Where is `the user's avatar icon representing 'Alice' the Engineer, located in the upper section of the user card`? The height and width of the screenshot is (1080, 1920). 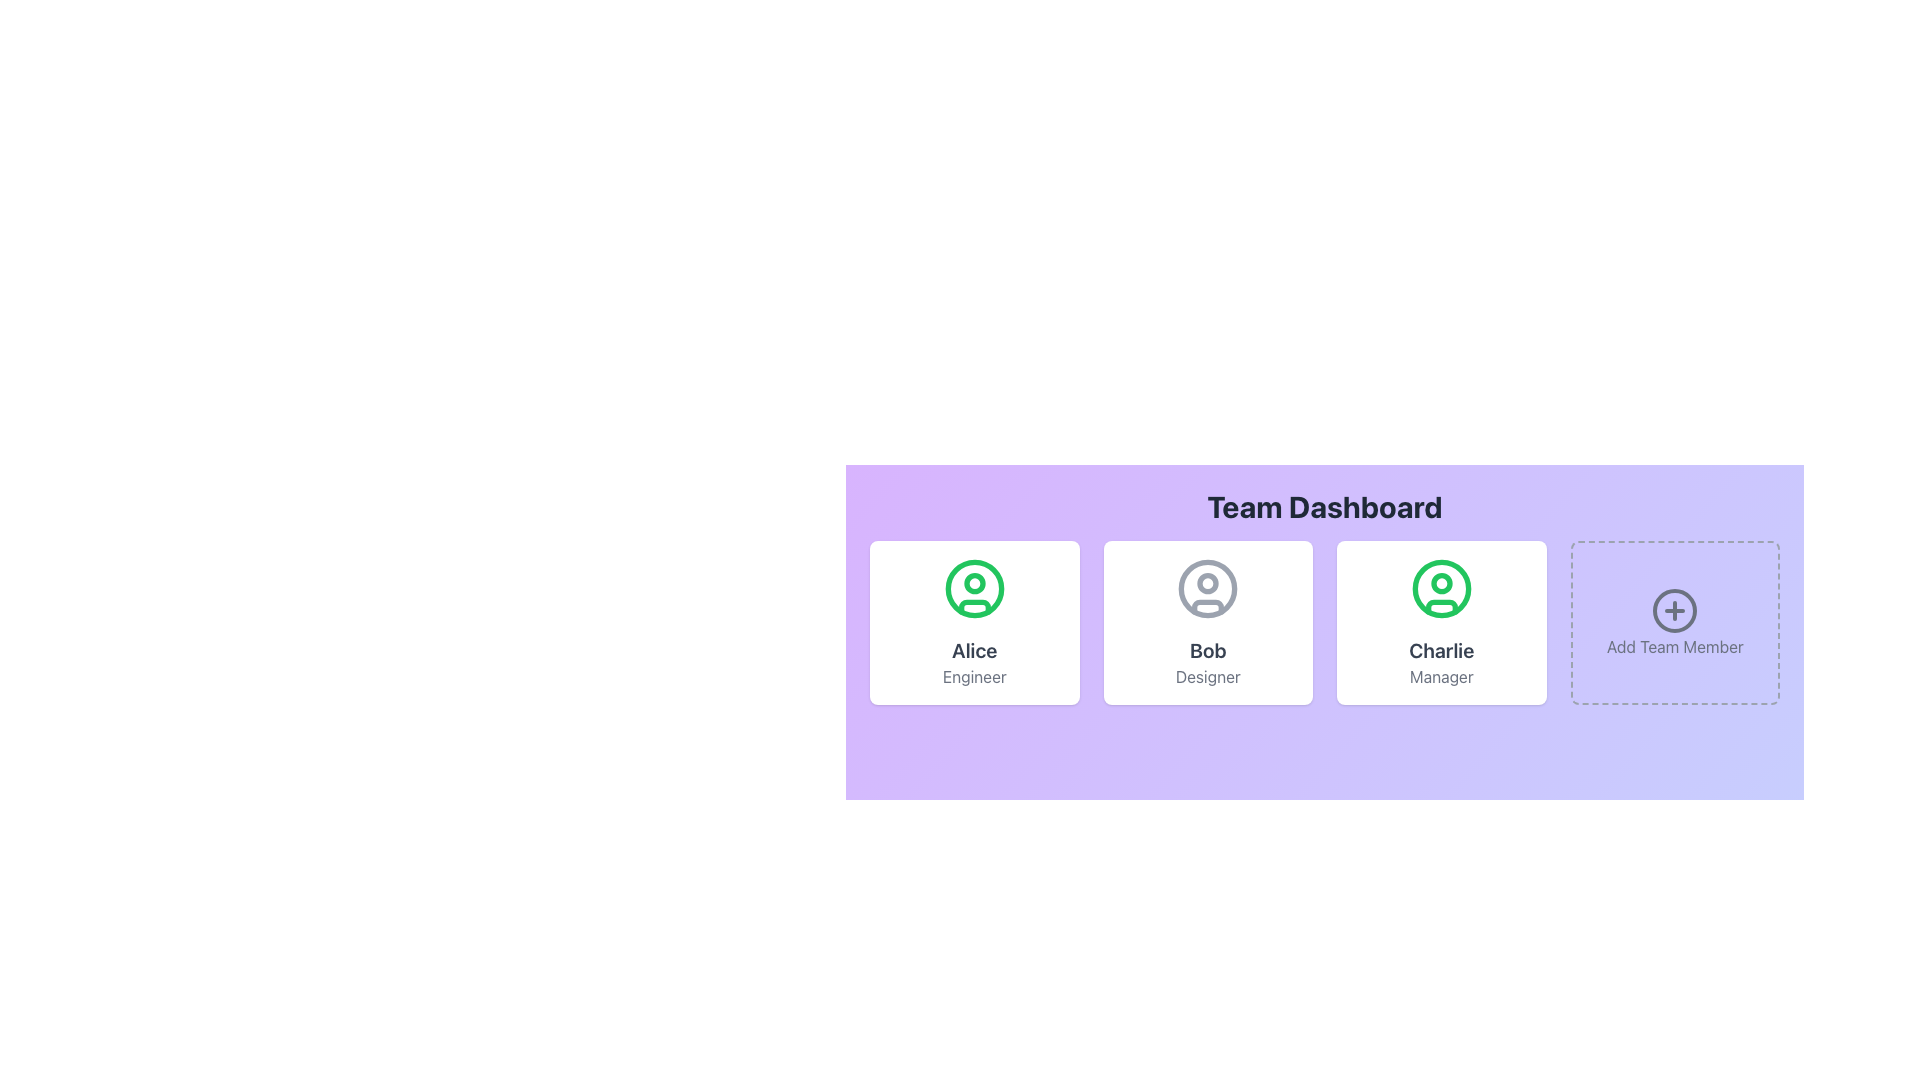 the user's avatar icon representing 'Alice' the Engineer, located in the upper section of the user card is located at coordinates (974, 588).